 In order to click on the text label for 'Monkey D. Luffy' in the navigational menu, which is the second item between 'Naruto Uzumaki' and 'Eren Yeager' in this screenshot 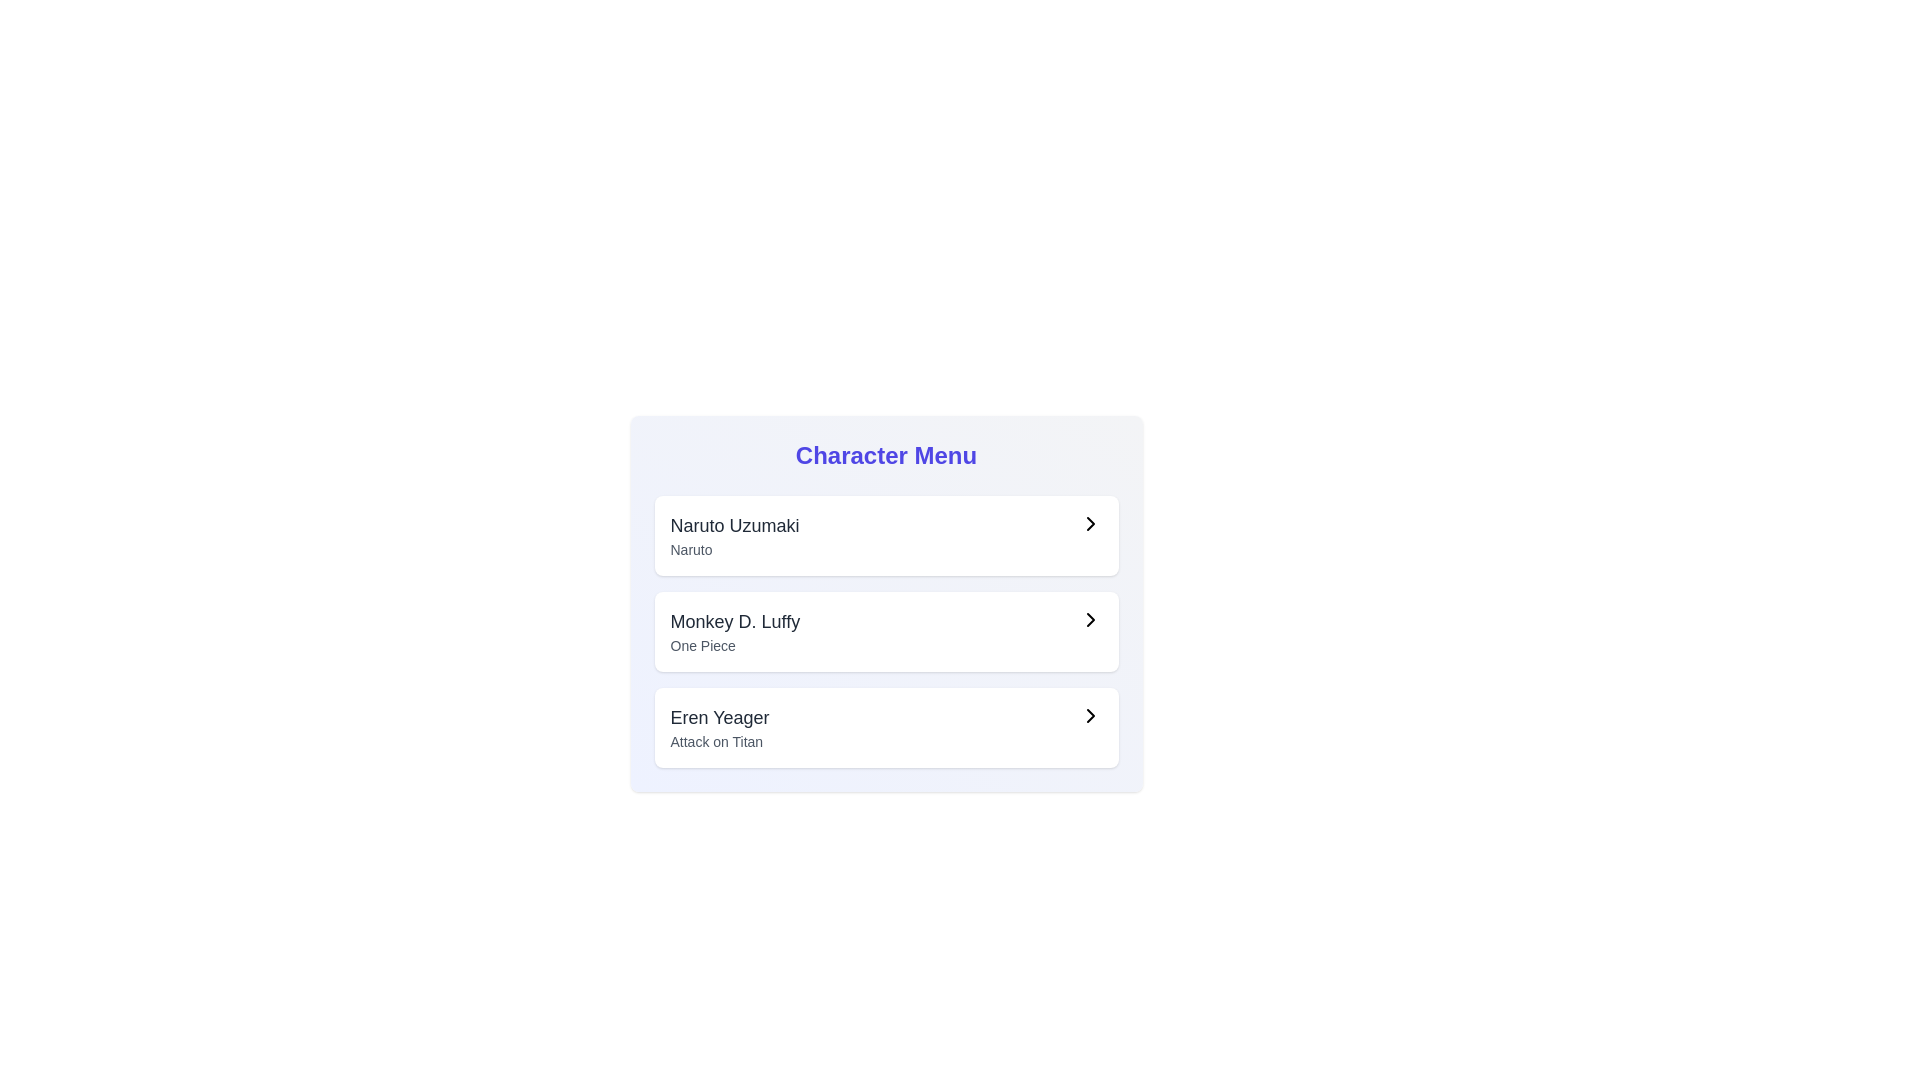, I will do `click(734, 632)`.